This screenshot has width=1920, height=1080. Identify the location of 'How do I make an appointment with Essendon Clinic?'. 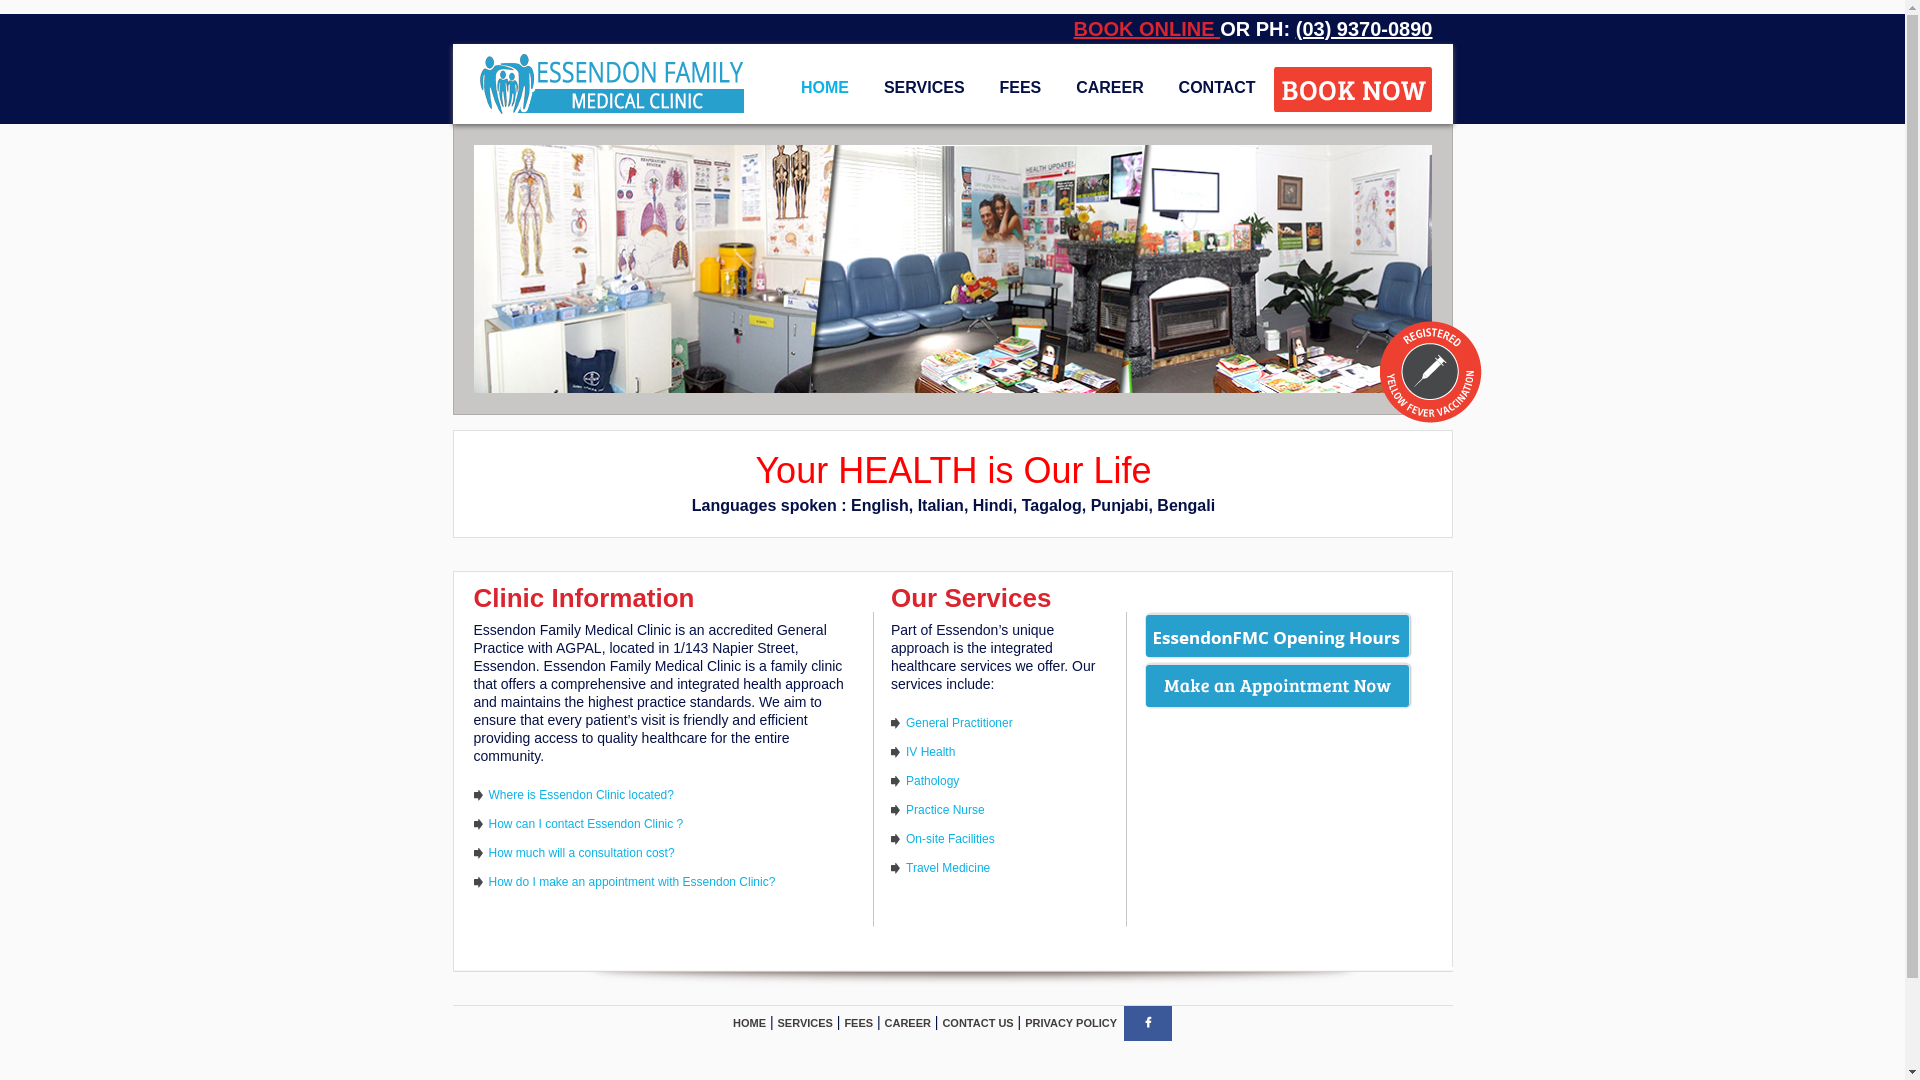
(630, 881).